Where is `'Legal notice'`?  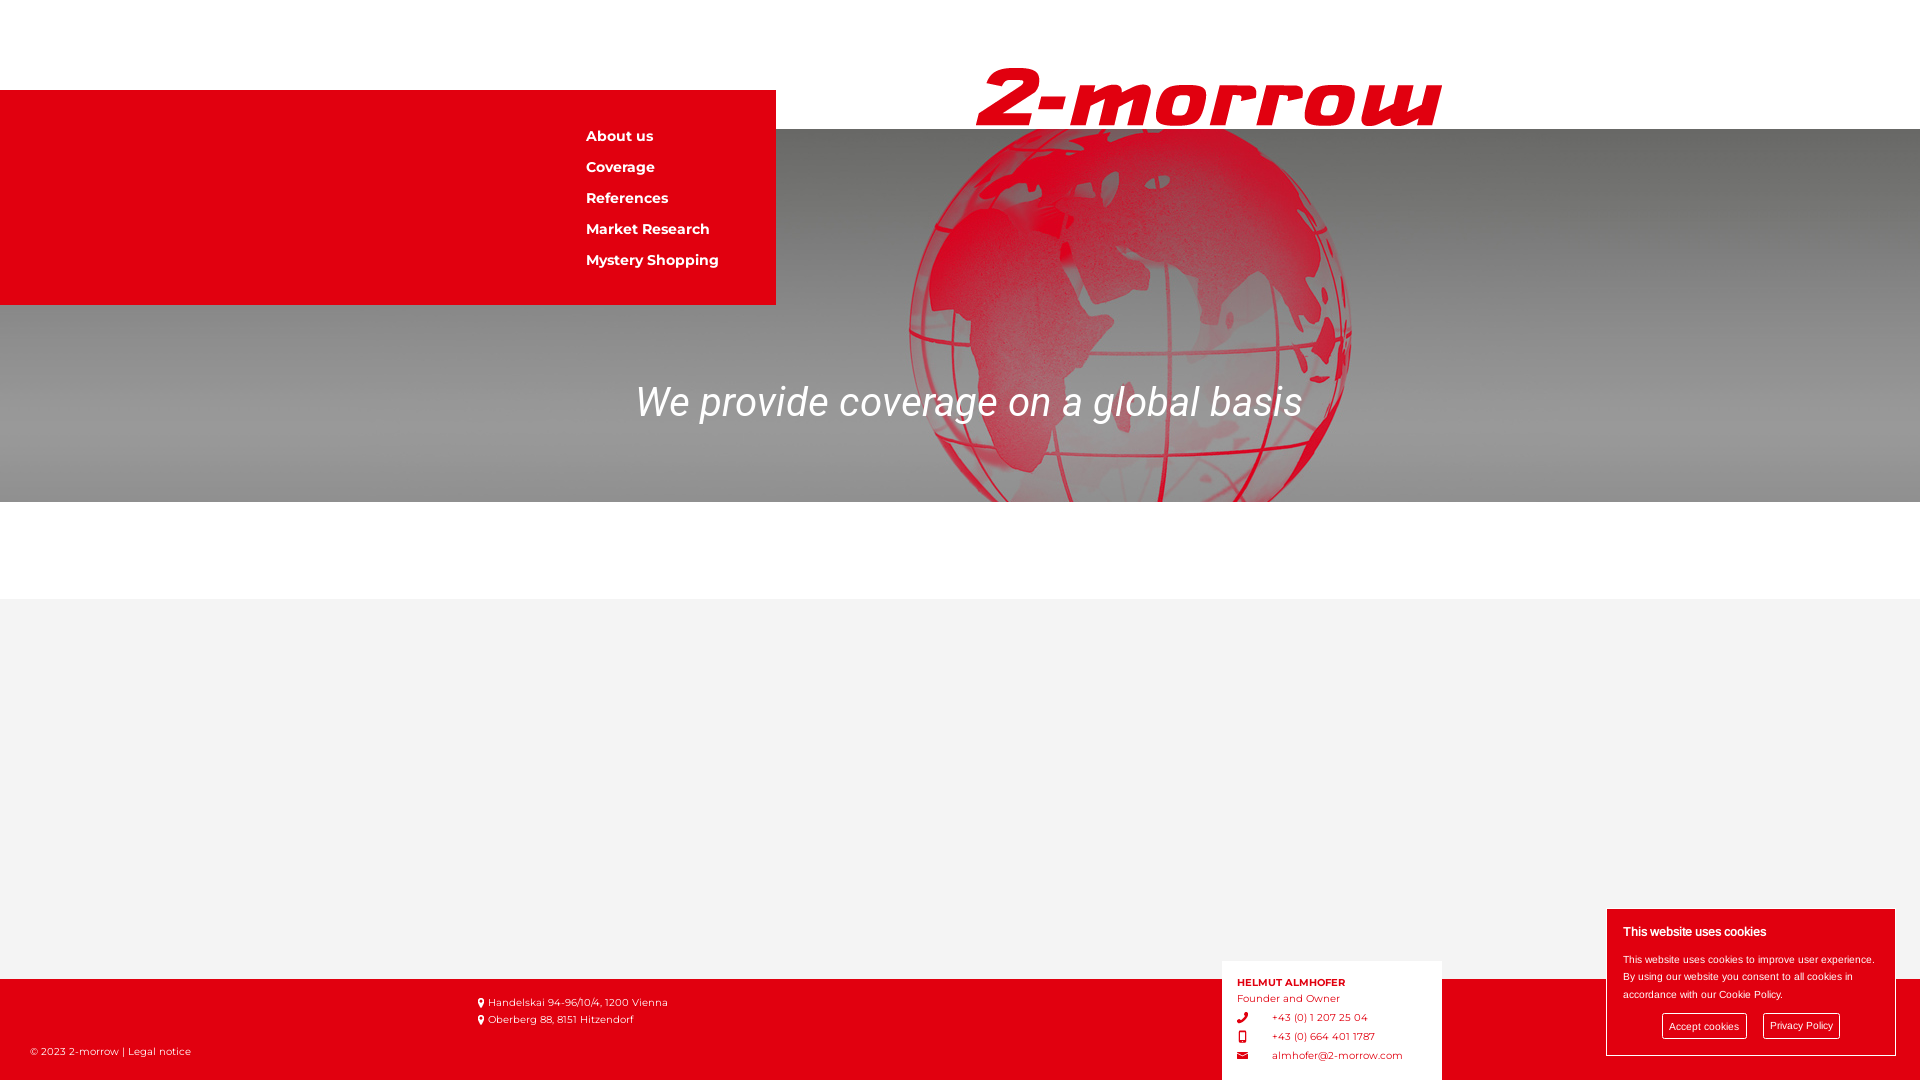 'Legal notice' is located at coordinates (158, 1050).